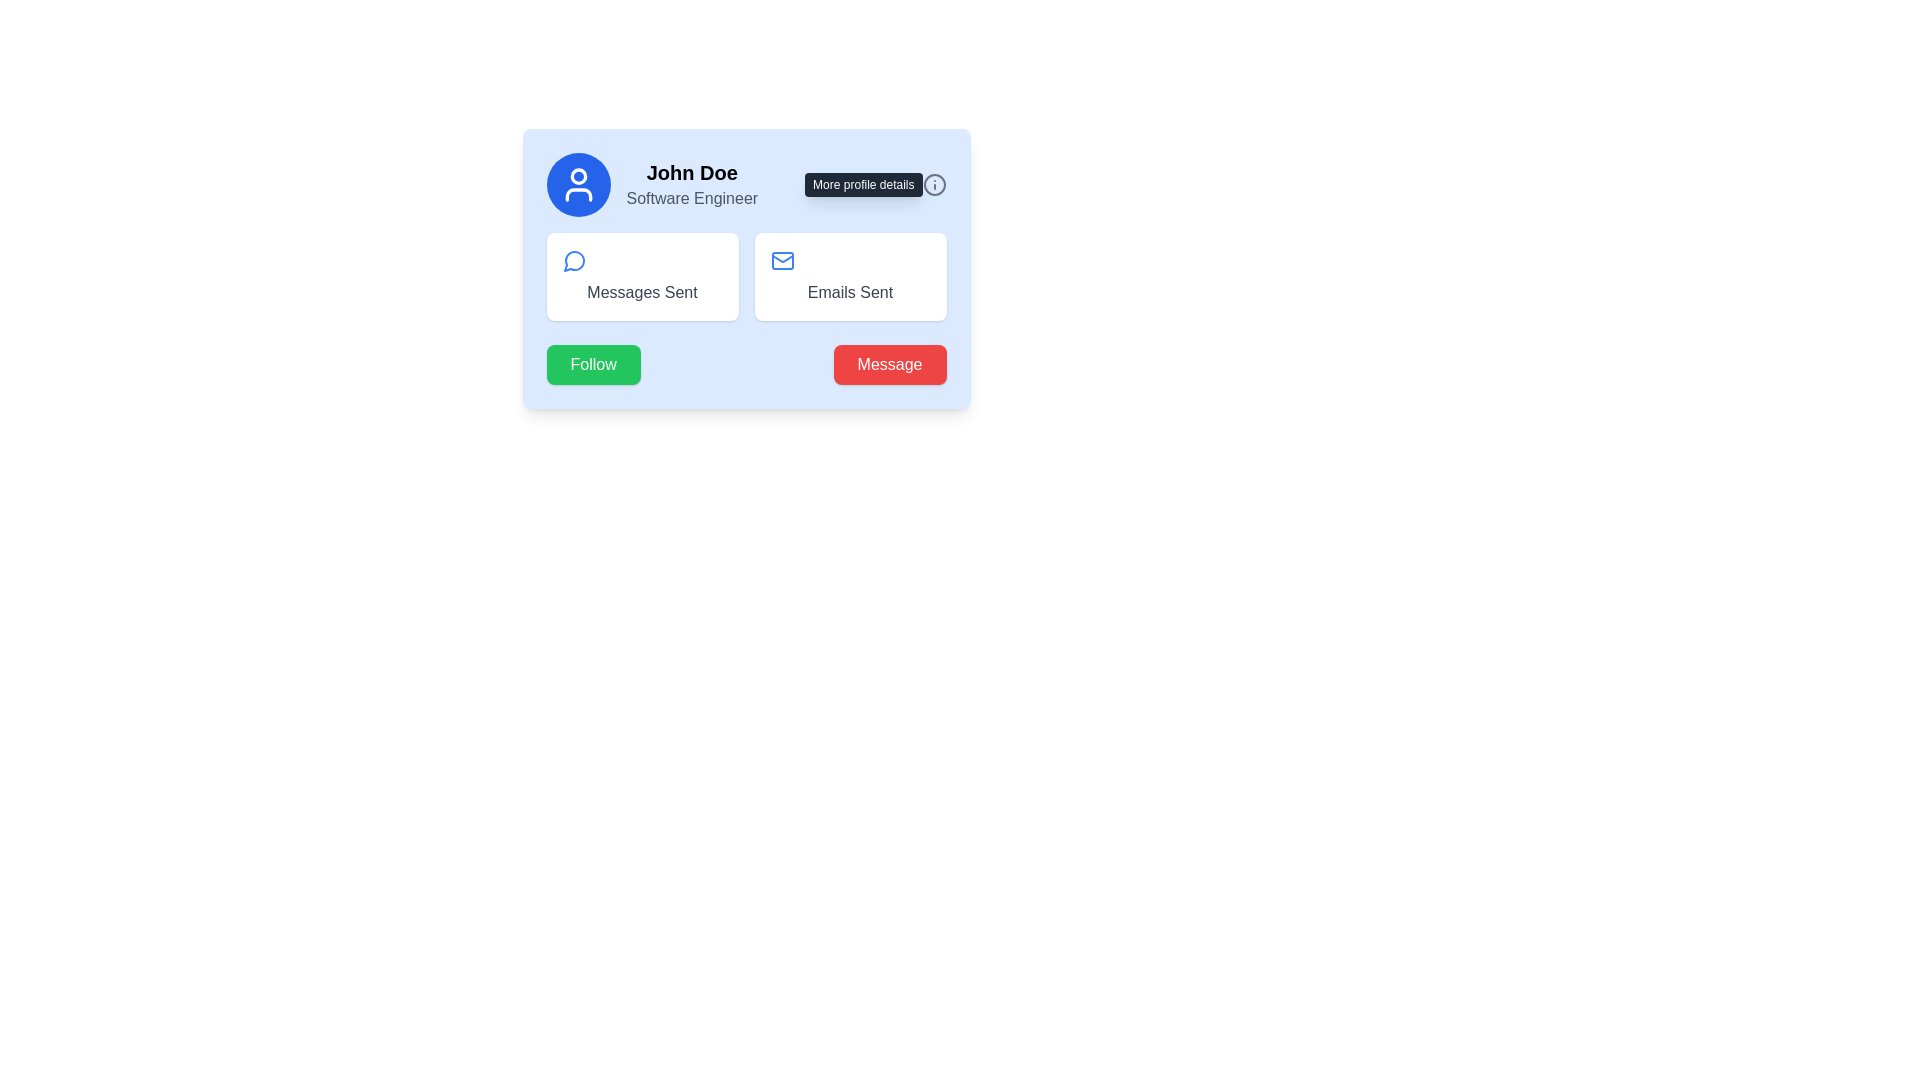 This screenshot has width=1920, height=1080. Describe the element at coordinates (933, 185) in the screenshot. I see `the main circular part of the icon in the header section of the profile card, which is part of a button-like component and has a tooltip that says 'More profile details'` at that location.